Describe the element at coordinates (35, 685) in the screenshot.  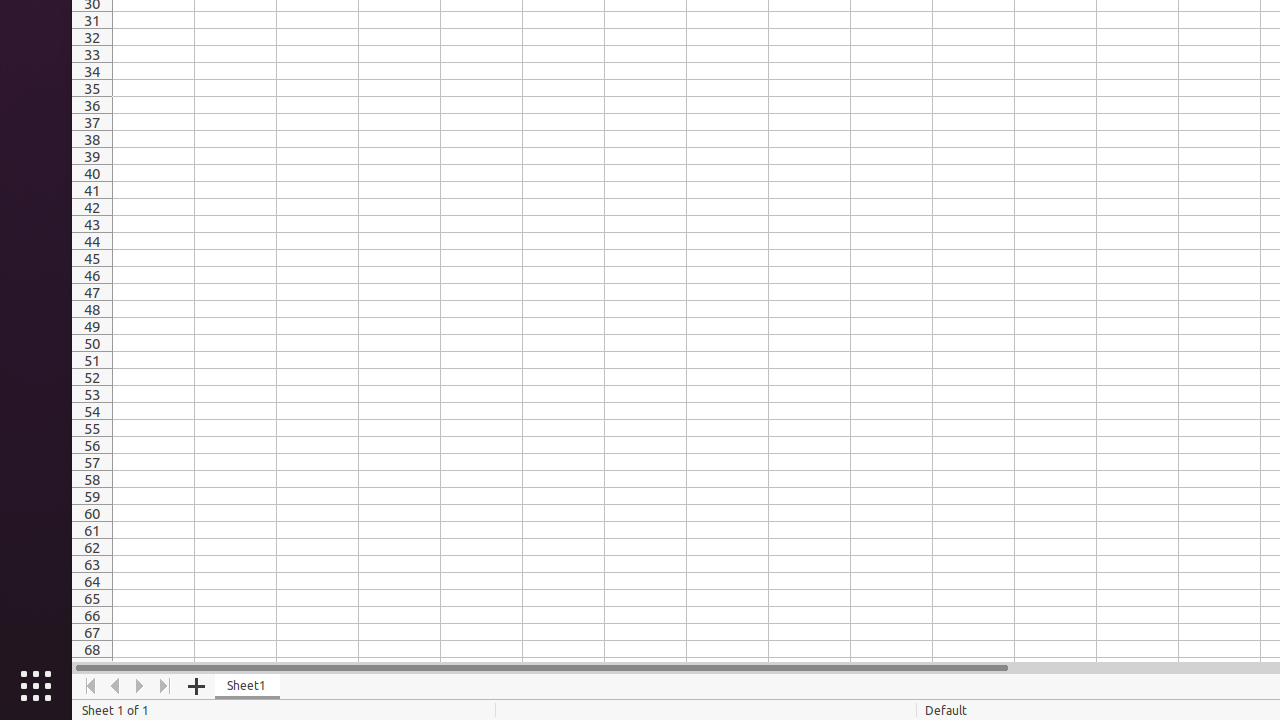
I see `'Show Applications'` at that location.